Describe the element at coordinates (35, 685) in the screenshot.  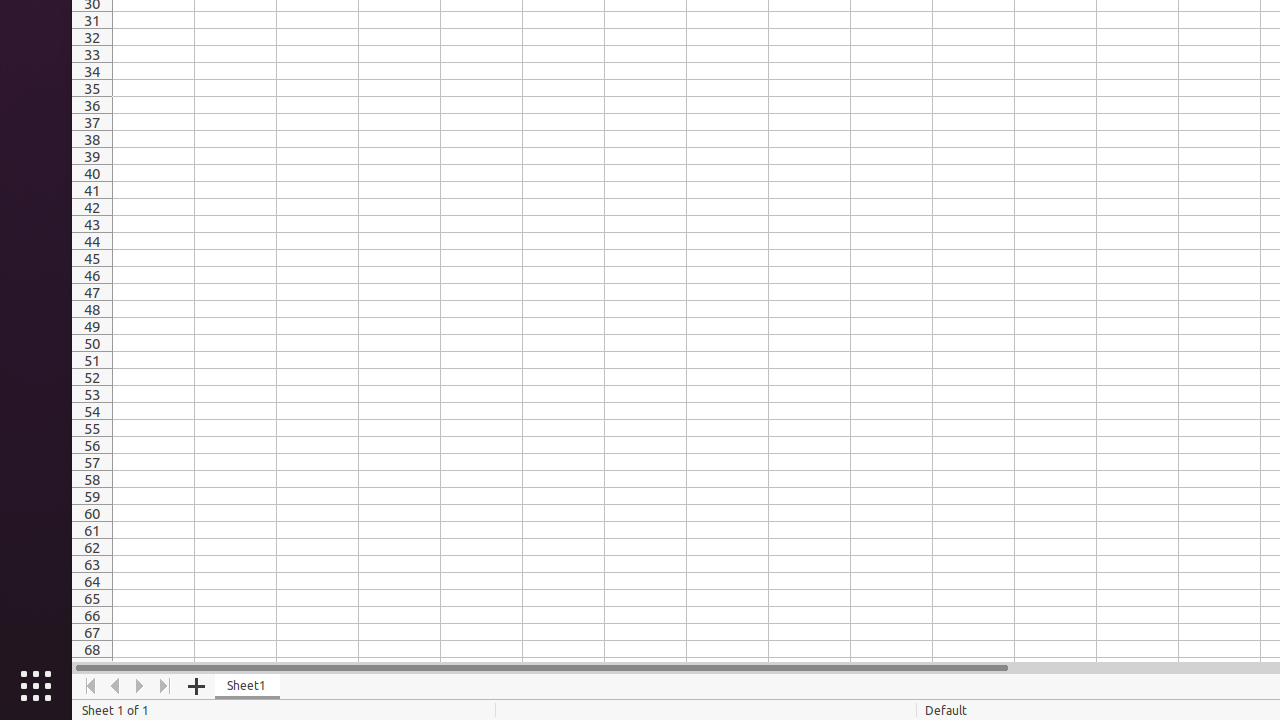
I see `'Show Applications'` at that location.